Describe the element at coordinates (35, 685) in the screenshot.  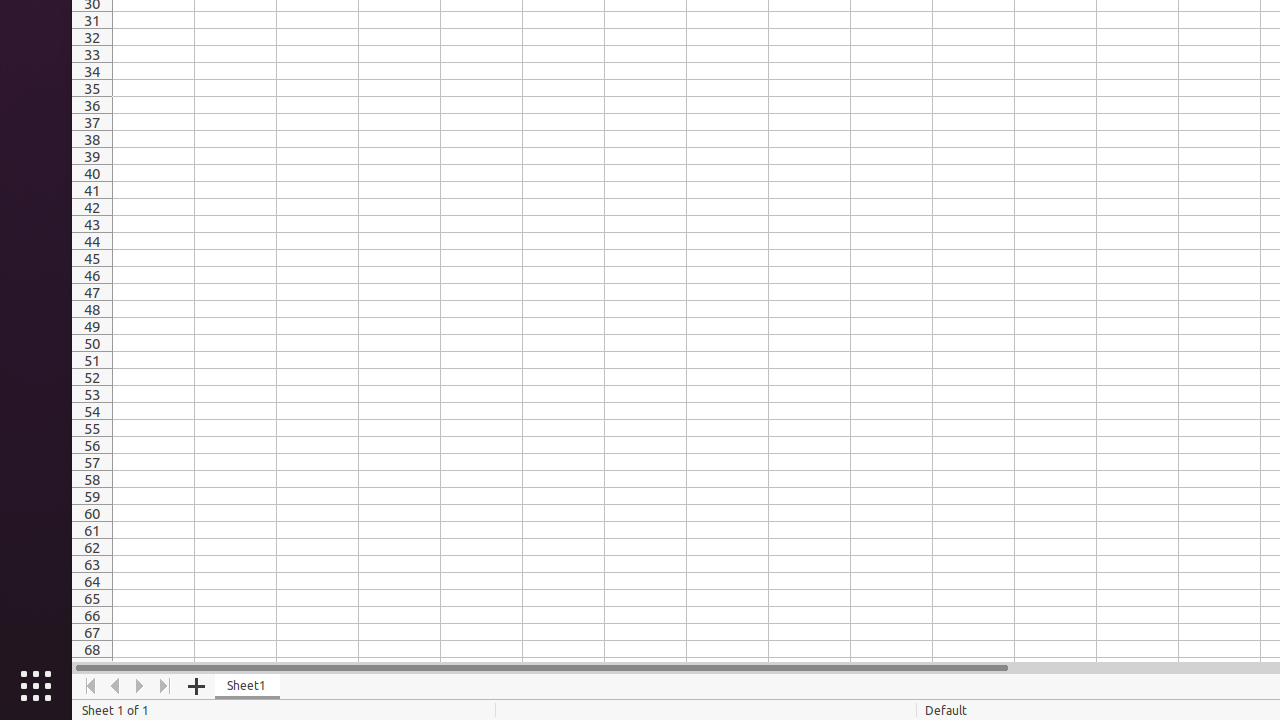
I see `'Show Applications'` at that location.